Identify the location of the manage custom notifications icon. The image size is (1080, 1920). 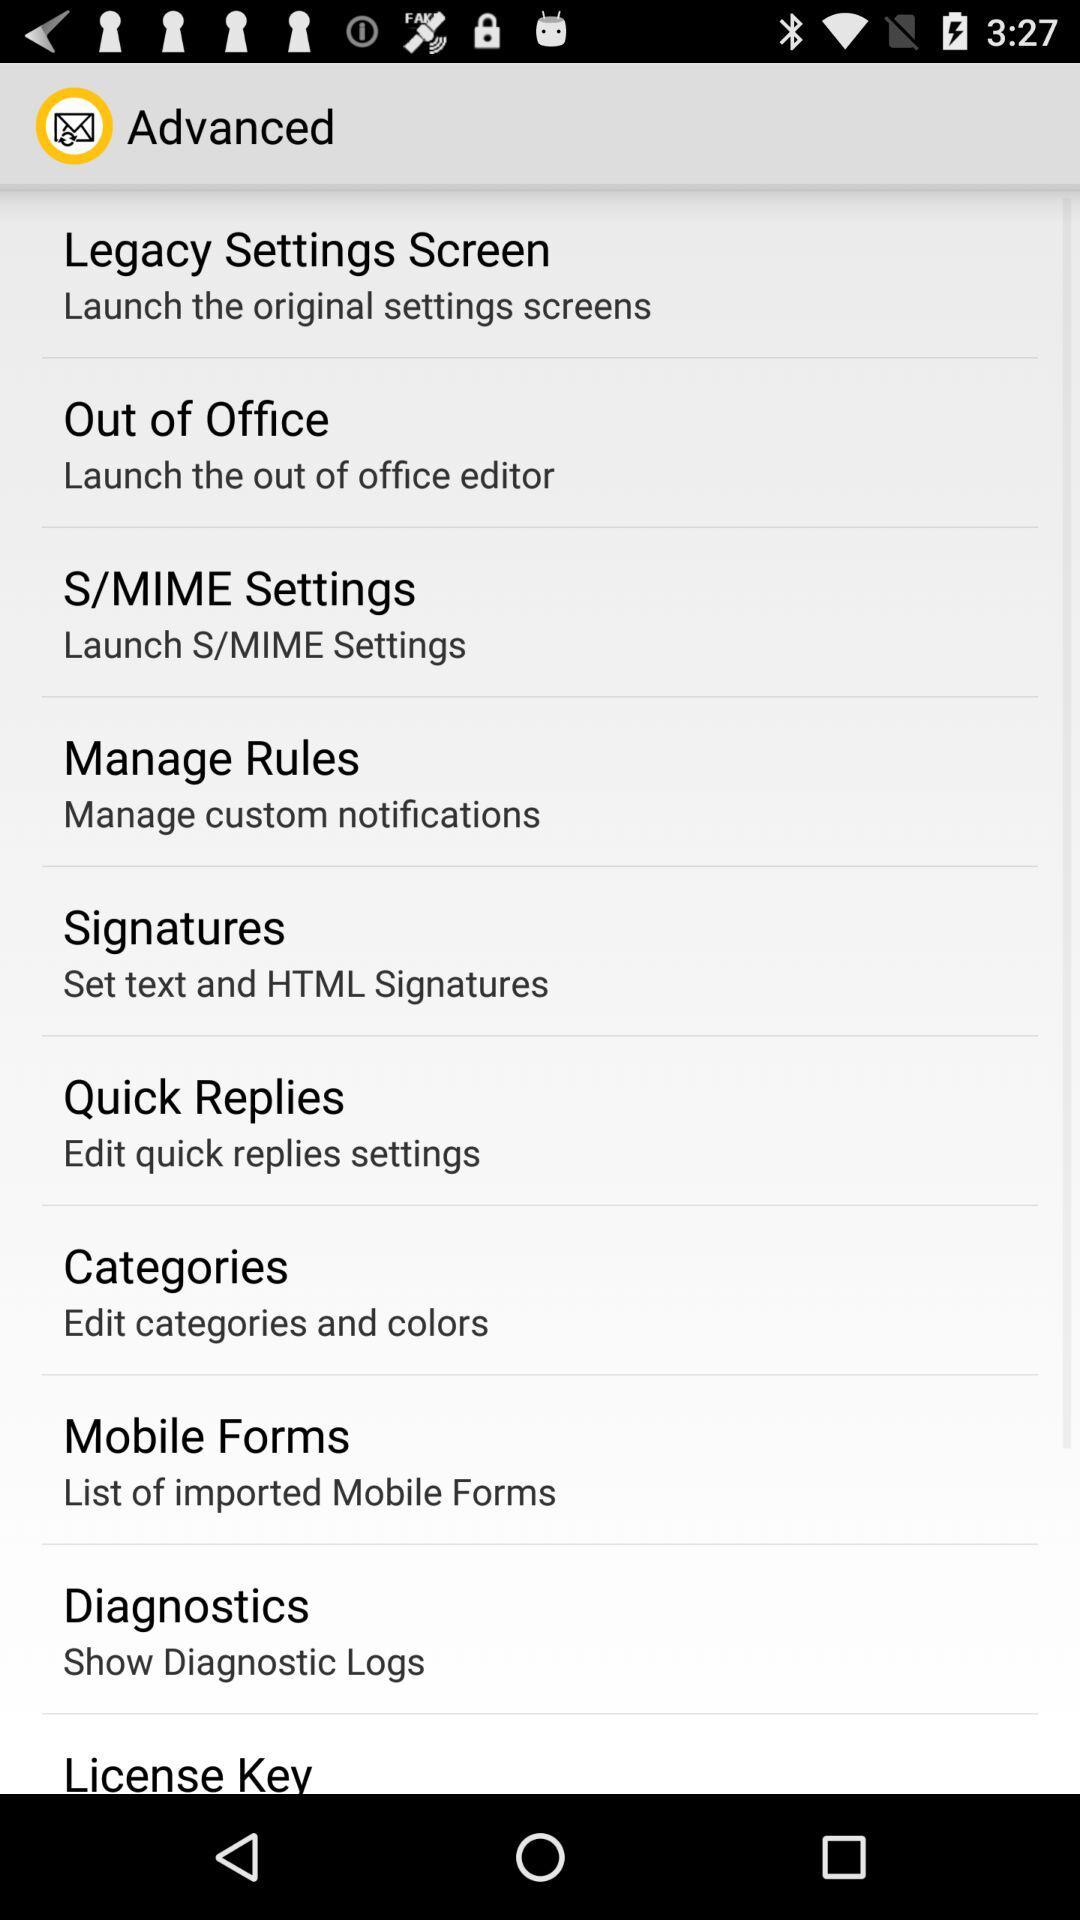
(301, 812).